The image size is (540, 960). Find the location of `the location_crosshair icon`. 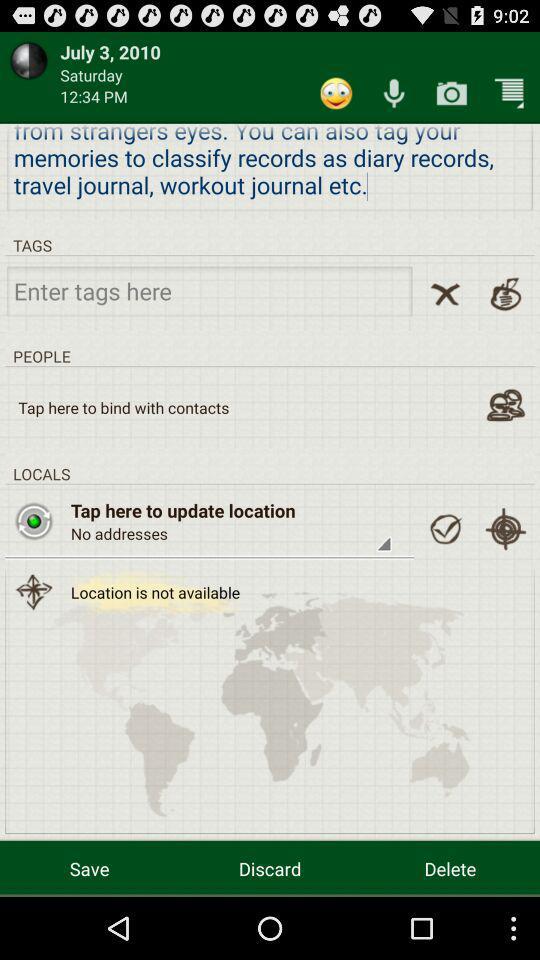

the location_crosshair icon is located at coordinates (504, 566).